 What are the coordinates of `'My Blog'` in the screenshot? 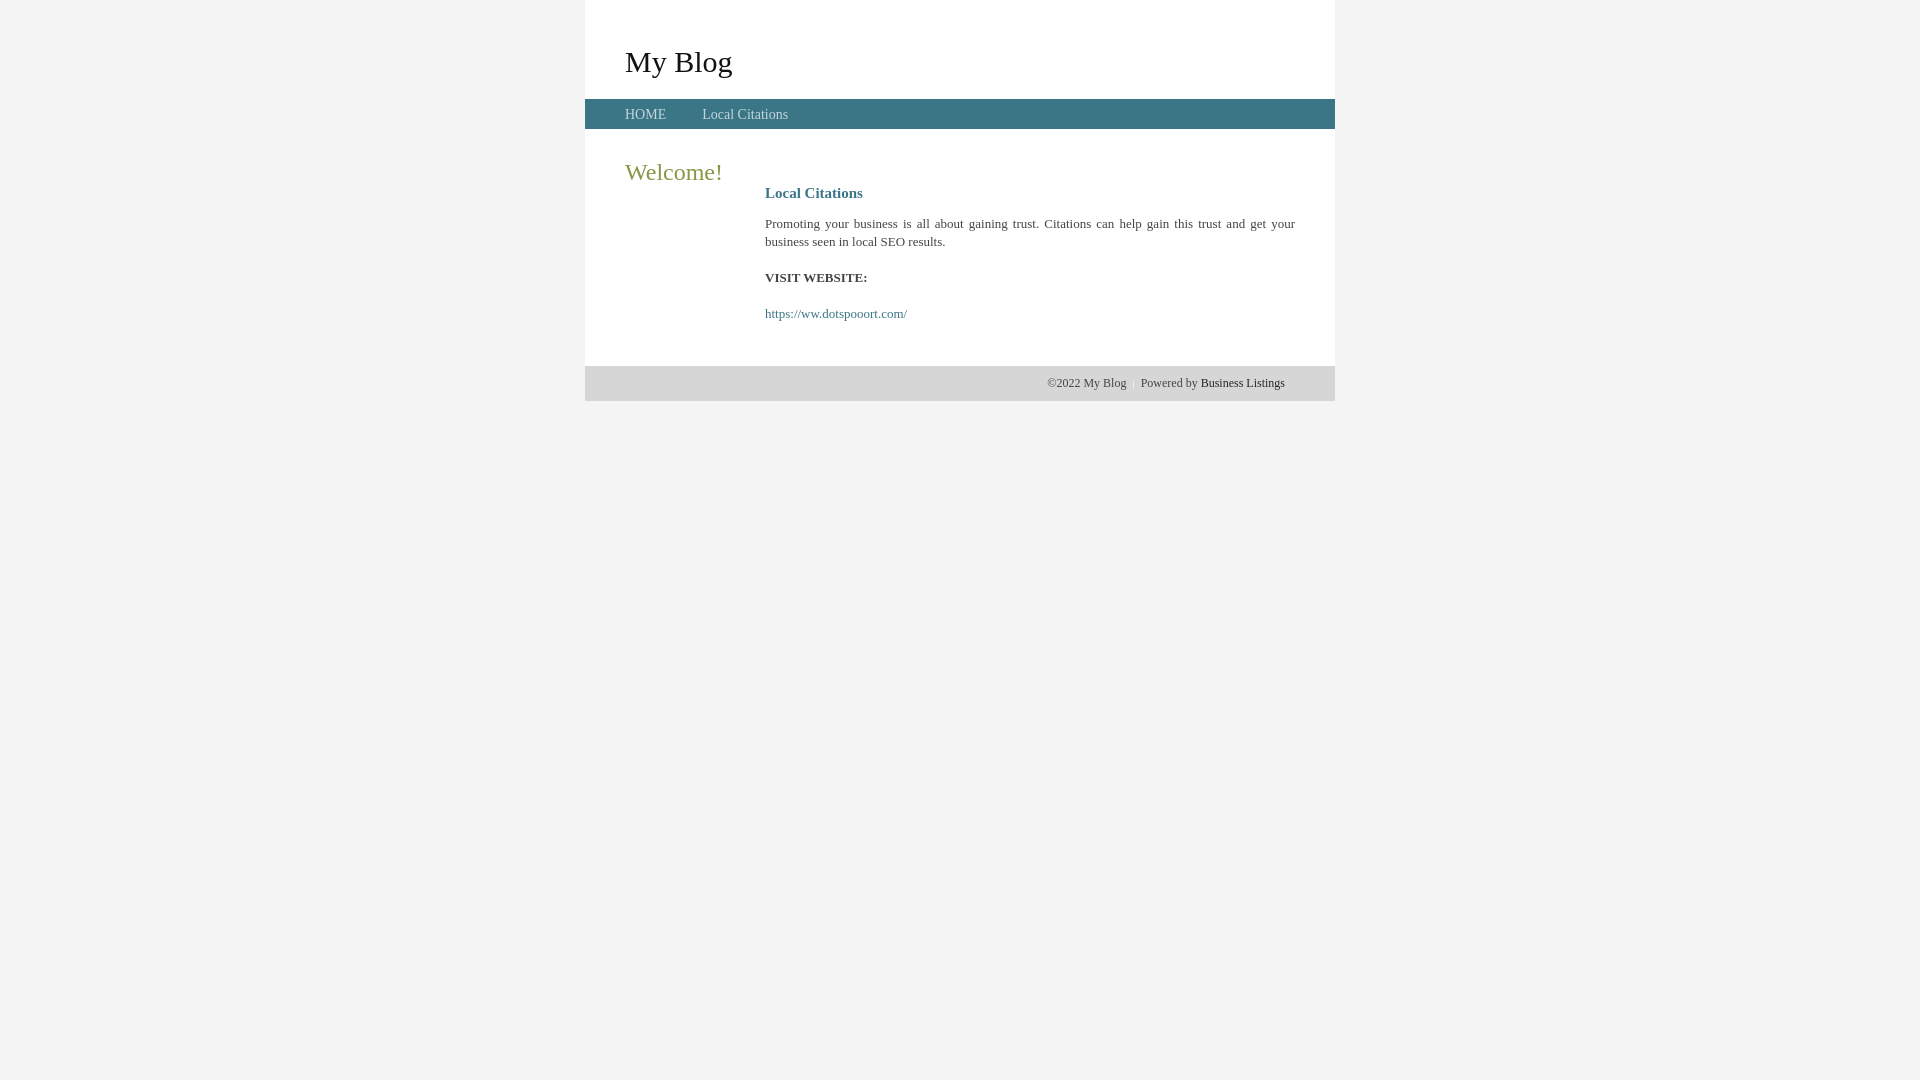 It's located at (678, 60).